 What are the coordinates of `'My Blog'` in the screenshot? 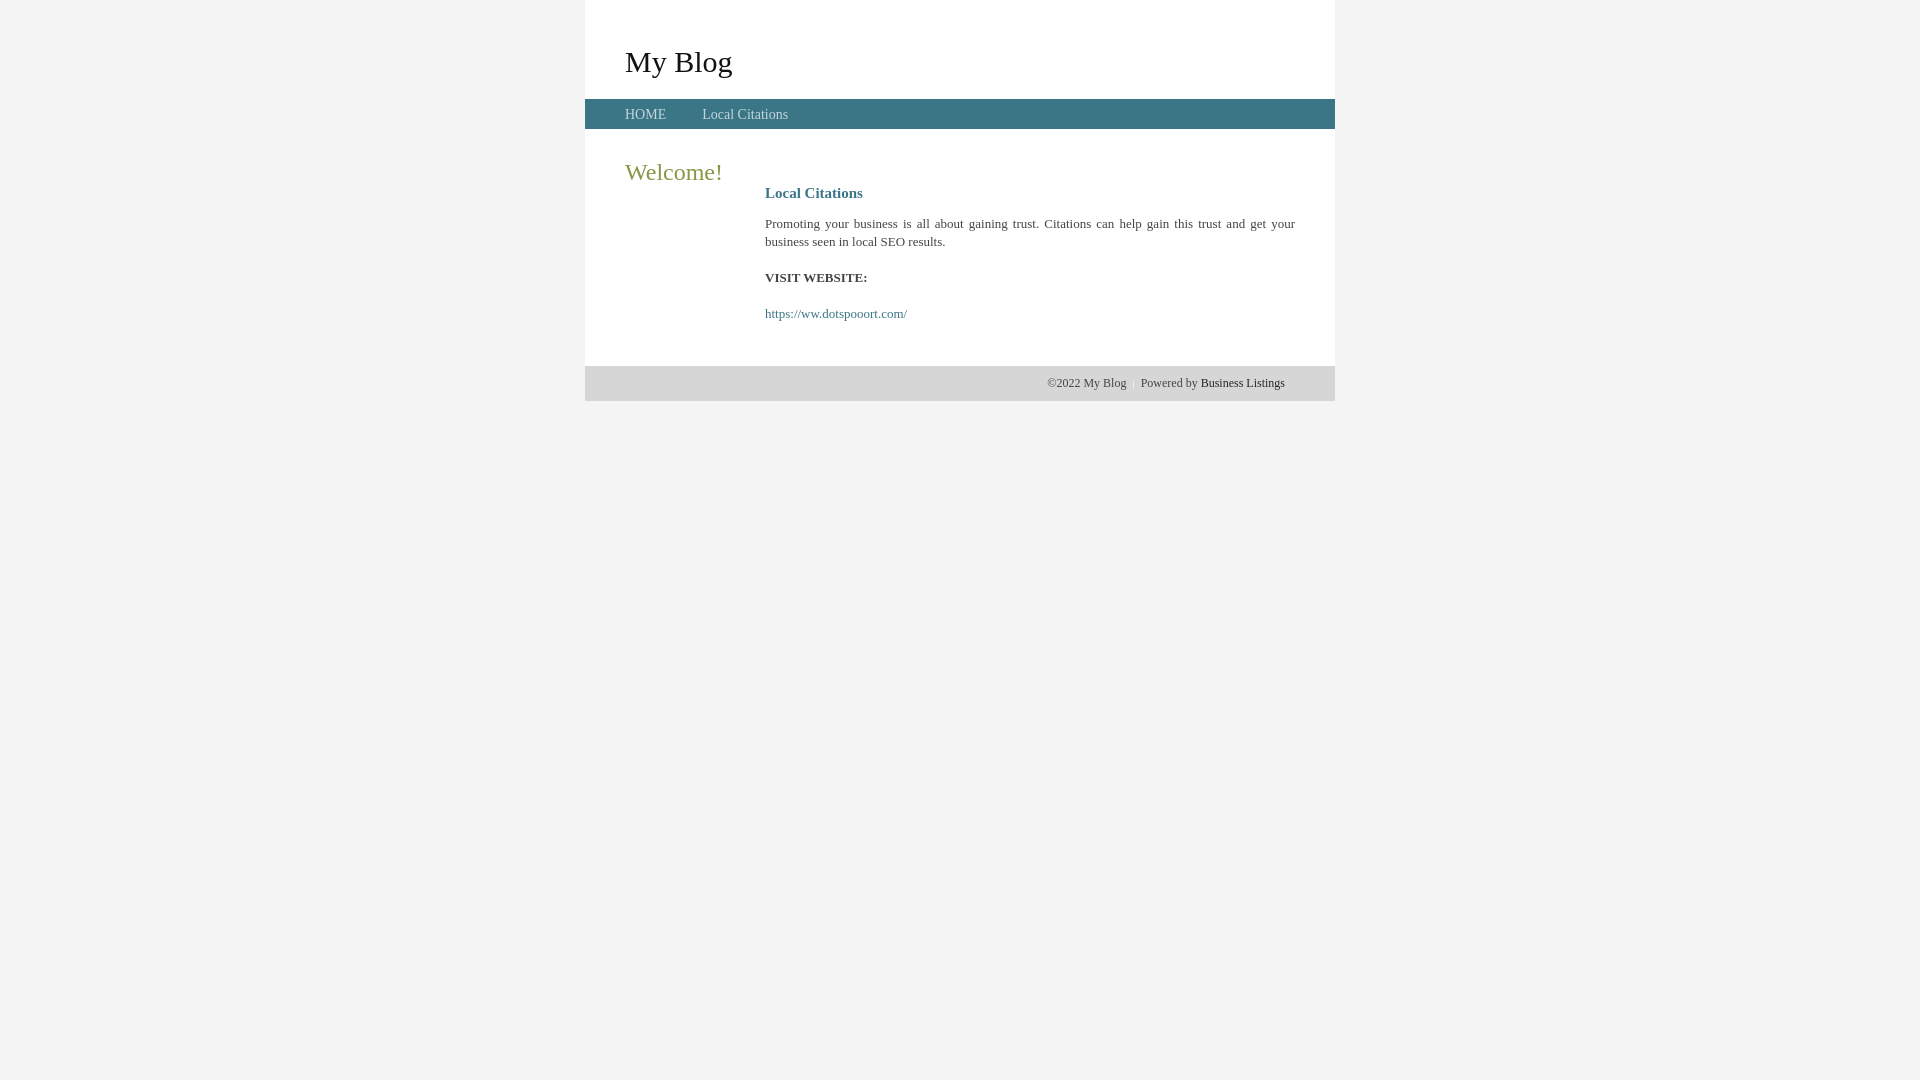 It's located at (678, 60).